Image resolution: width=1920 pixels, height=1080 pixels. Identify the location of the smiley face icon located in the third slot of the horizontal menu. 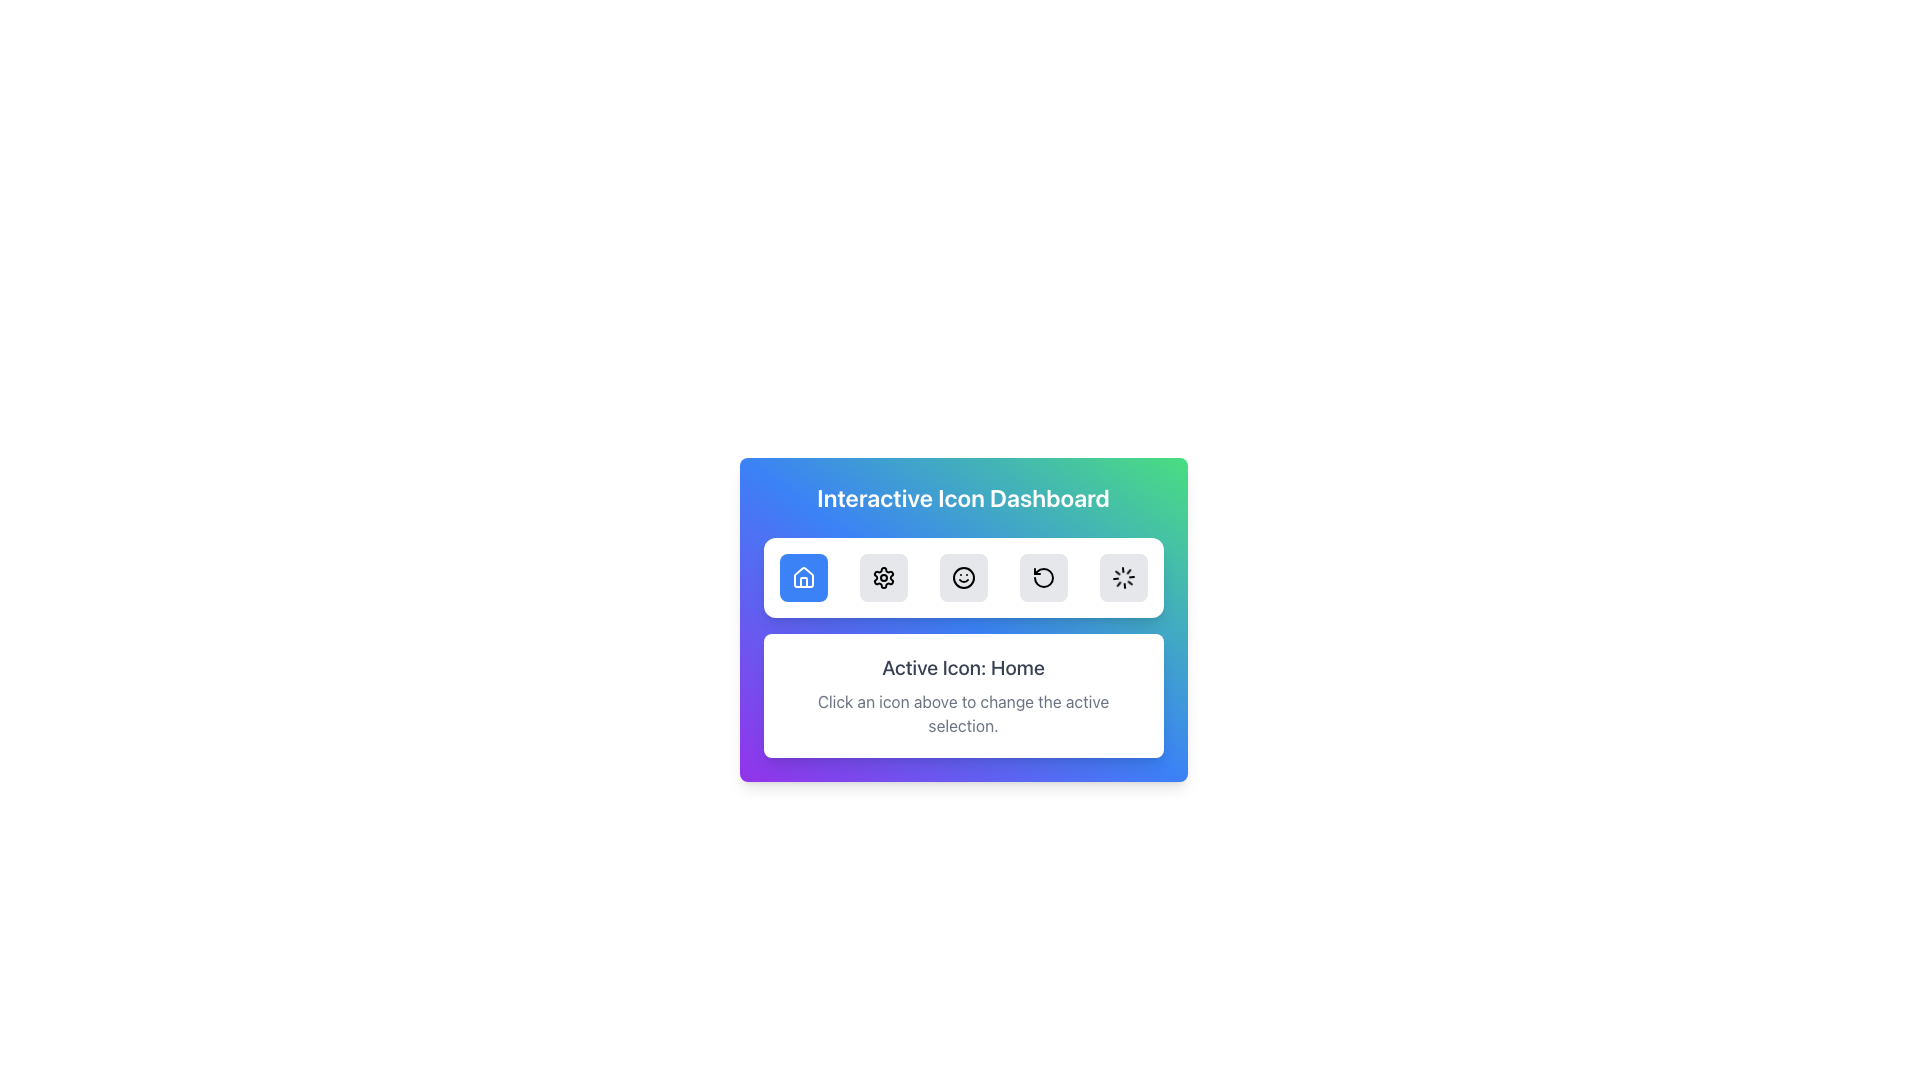
(963, 578).